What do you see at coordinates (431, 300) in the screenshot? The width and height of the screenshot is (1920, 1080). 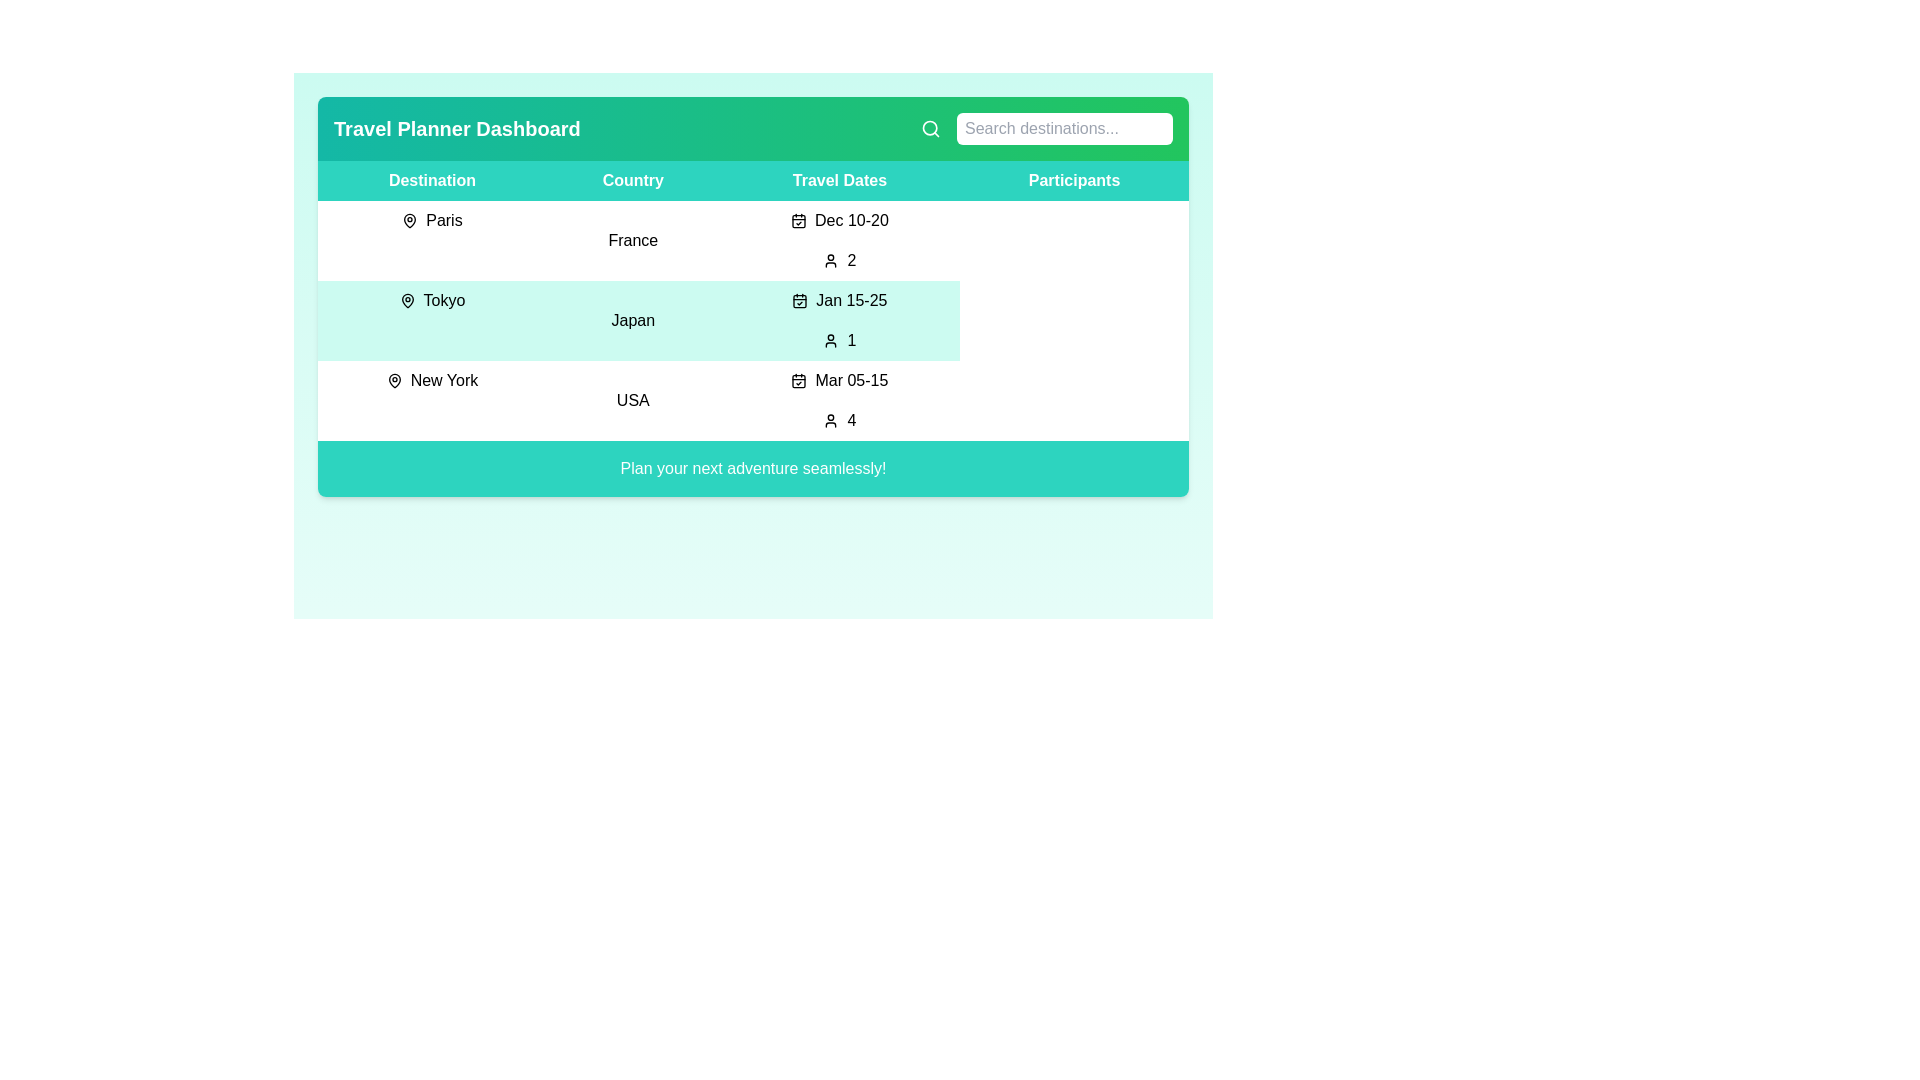 I see `the Label element displaying 'Tokyo', which is located in the second row under the 'Destination' column of the table, next to 'Japan' and above 'New York'` at bounding box center [431, 300].